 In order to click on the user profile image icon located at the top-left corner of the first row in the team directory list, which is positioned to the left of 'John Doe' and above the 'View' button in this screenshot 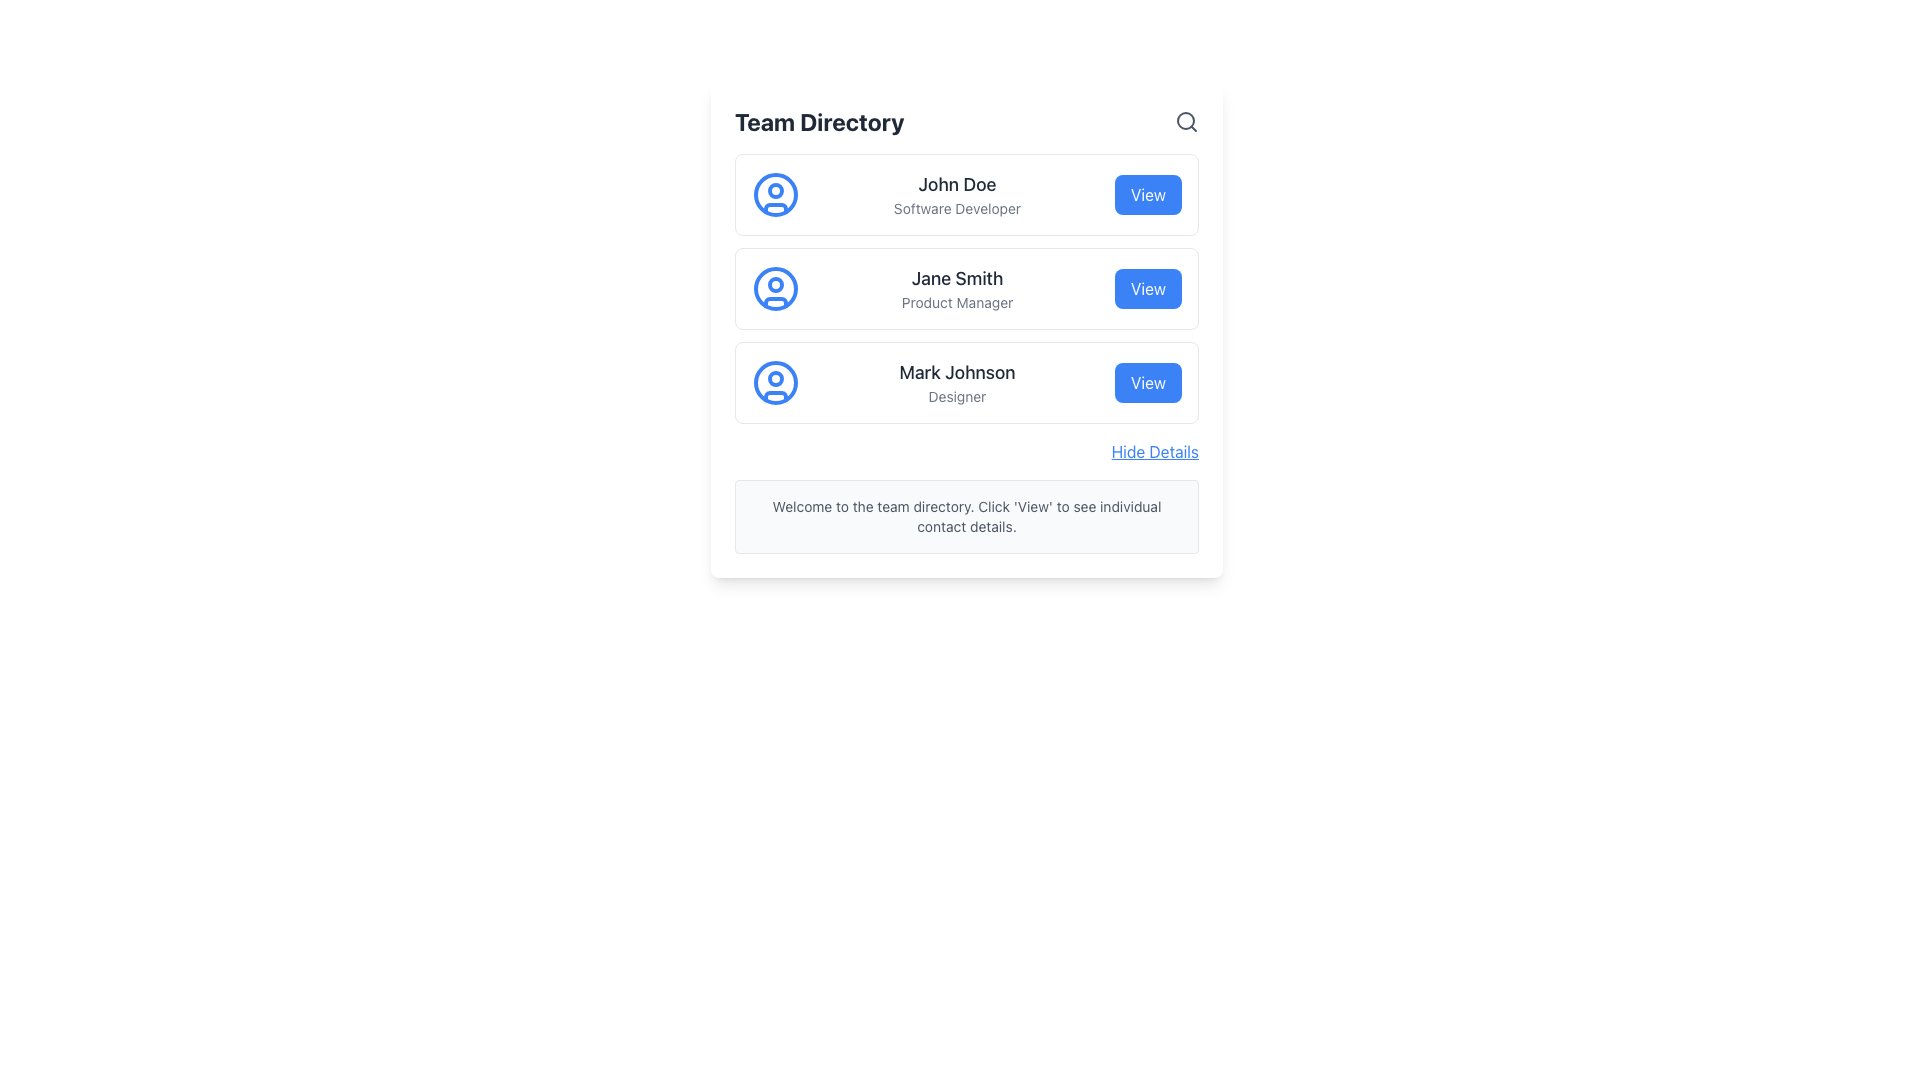, I will do `click(775, 195)`.